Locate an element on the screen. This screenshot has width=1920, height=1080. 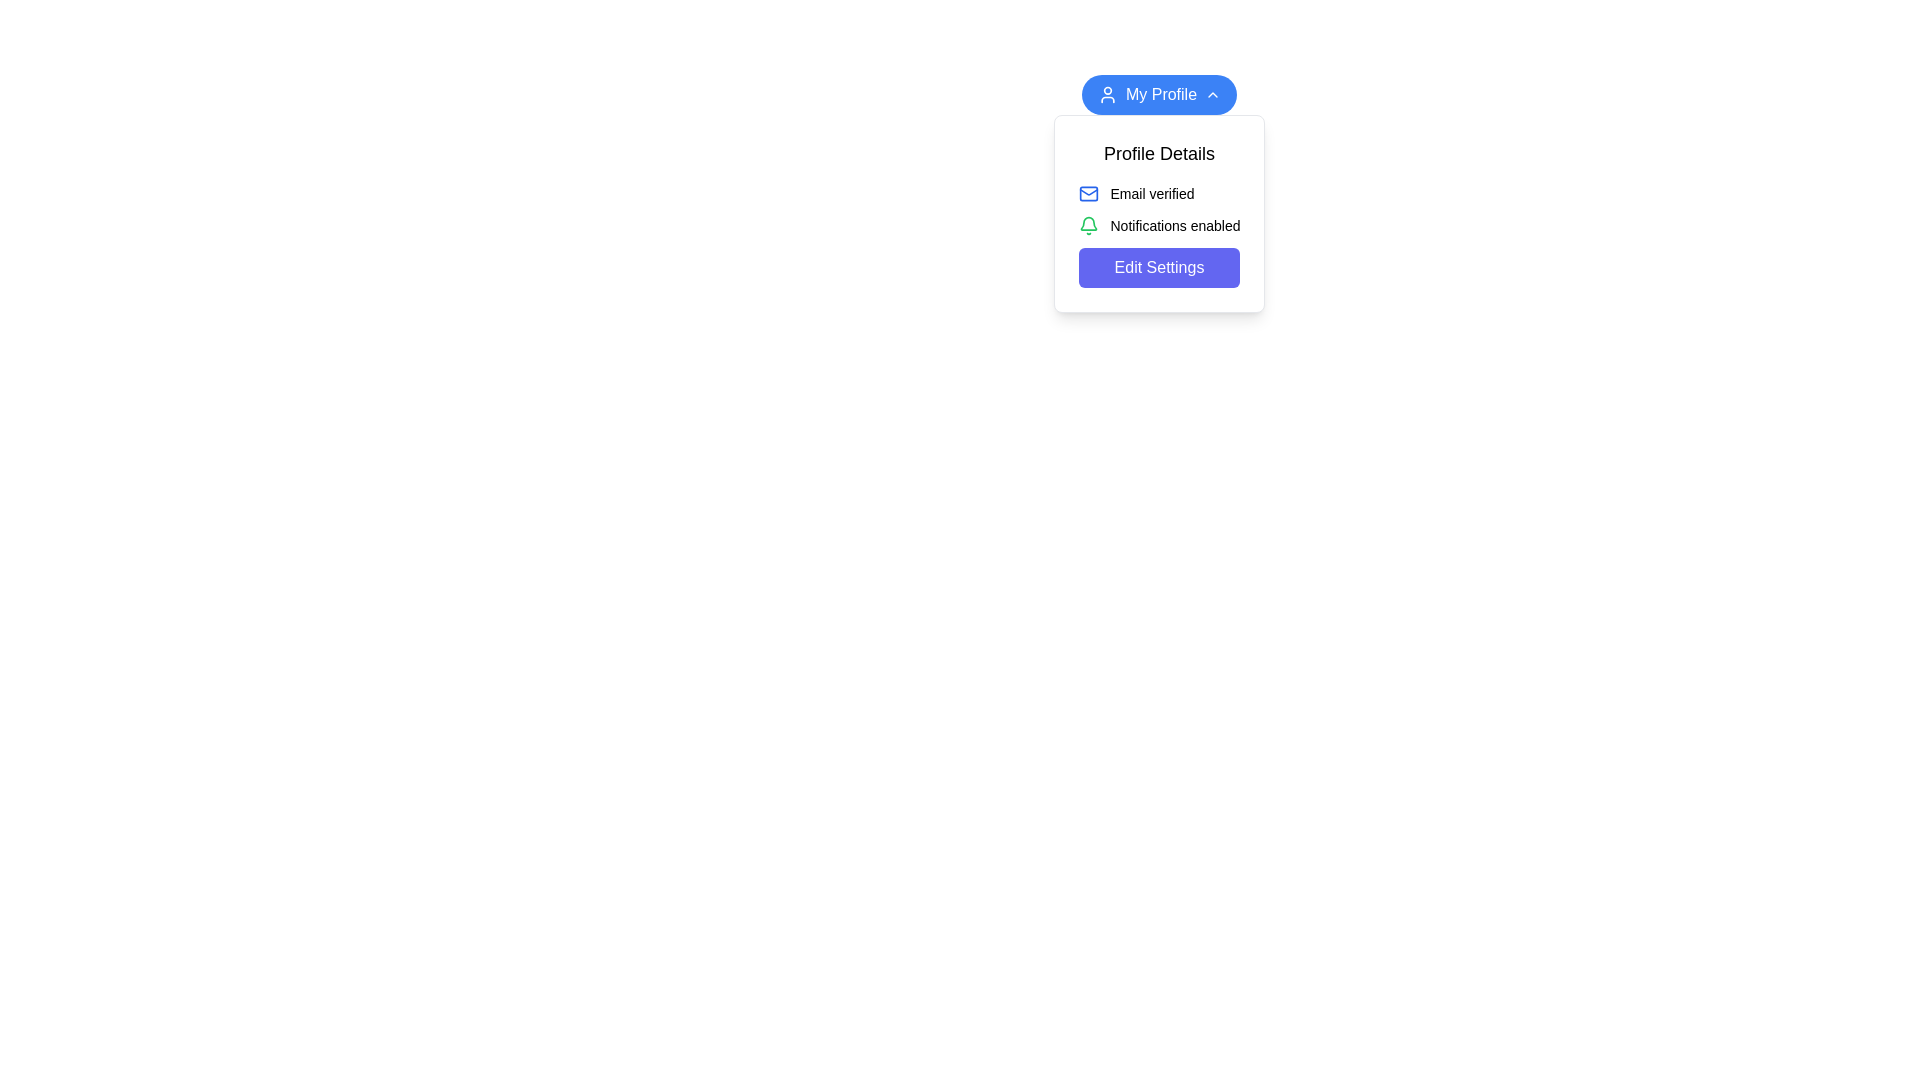
the settings button located beneath the 'My Profile' heading in the dropdown card, positioned below the 'Notifications enabled' text is located at coordinates (1159, 266).